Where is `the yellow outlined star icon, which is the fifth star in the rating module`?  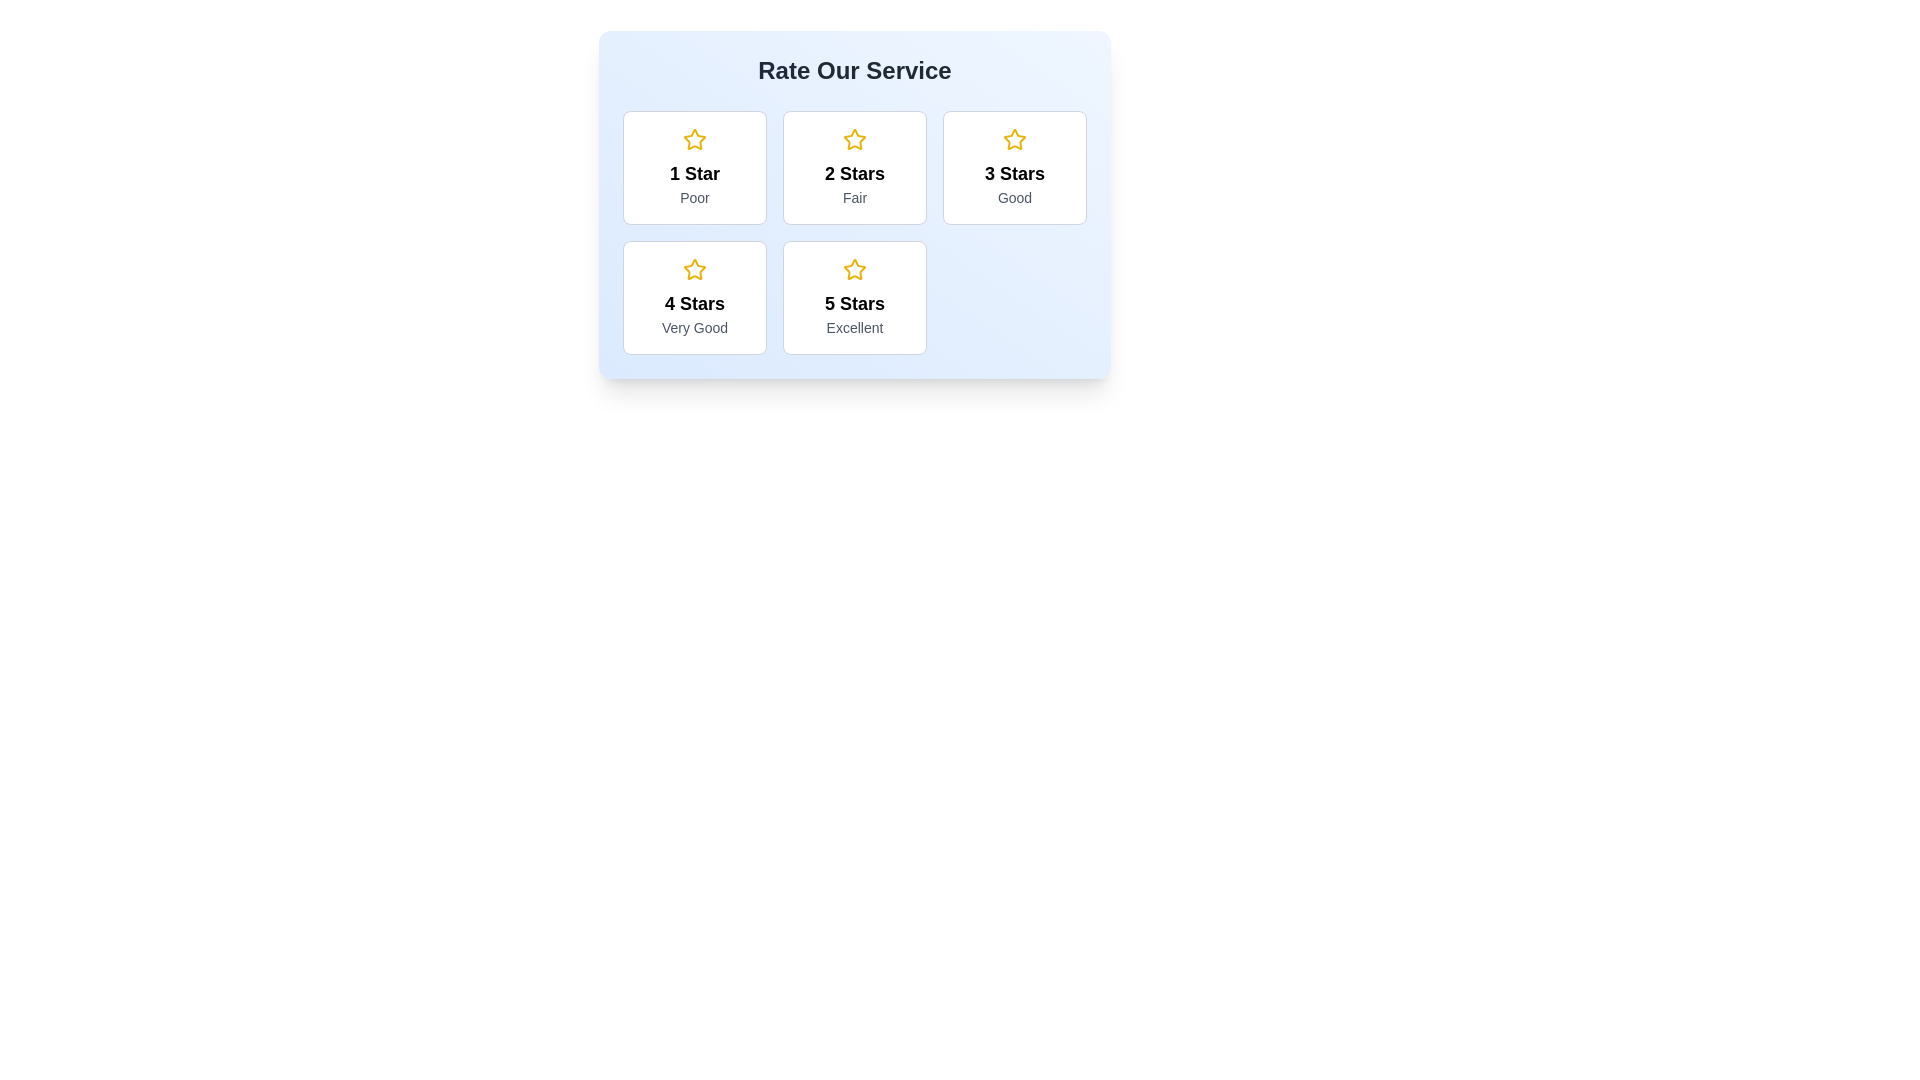
the yellow outlined star icon, which is the fifth star in the rating module is located at coordinates (854, 268).